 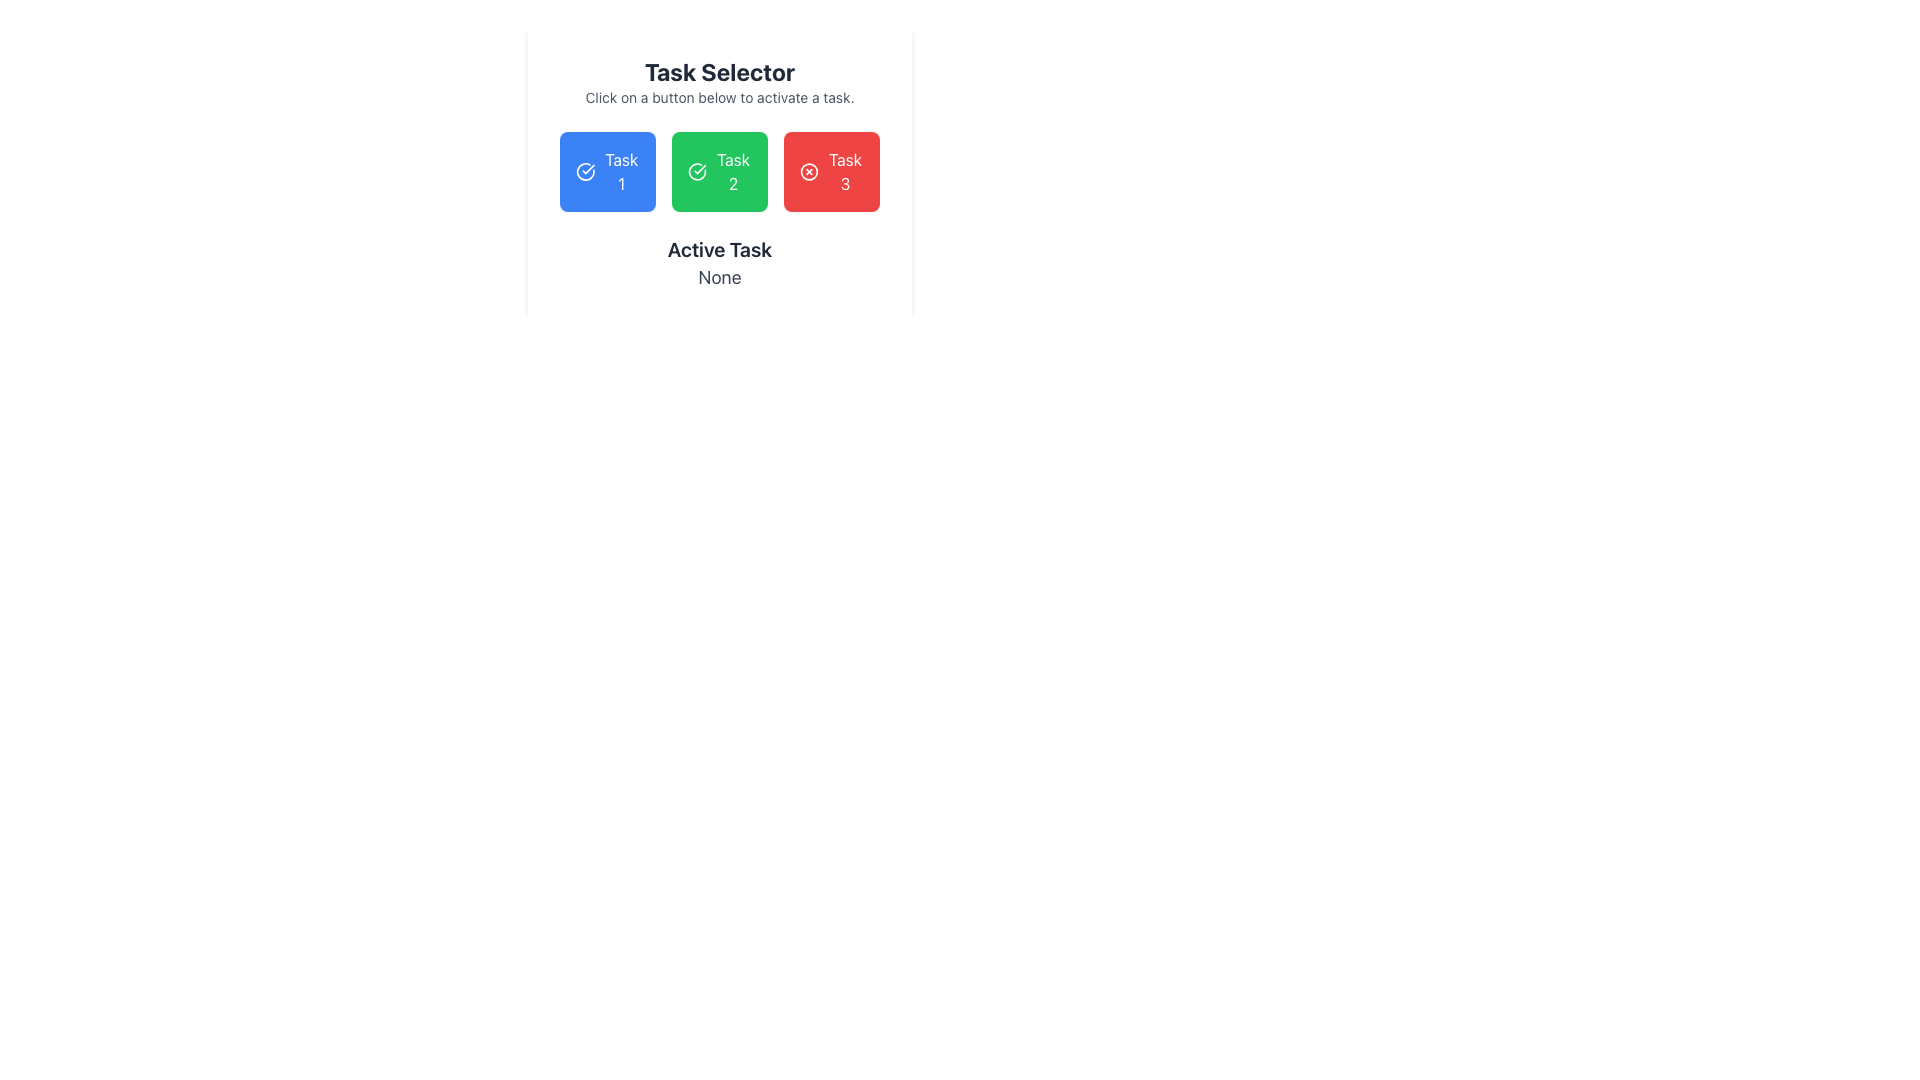 I want to click on the static text label that instructs users to click on one of the buttons below it, positioned at the top-center of the interface, directly under the 'Task Selector' title, so click(x=720, y=97).